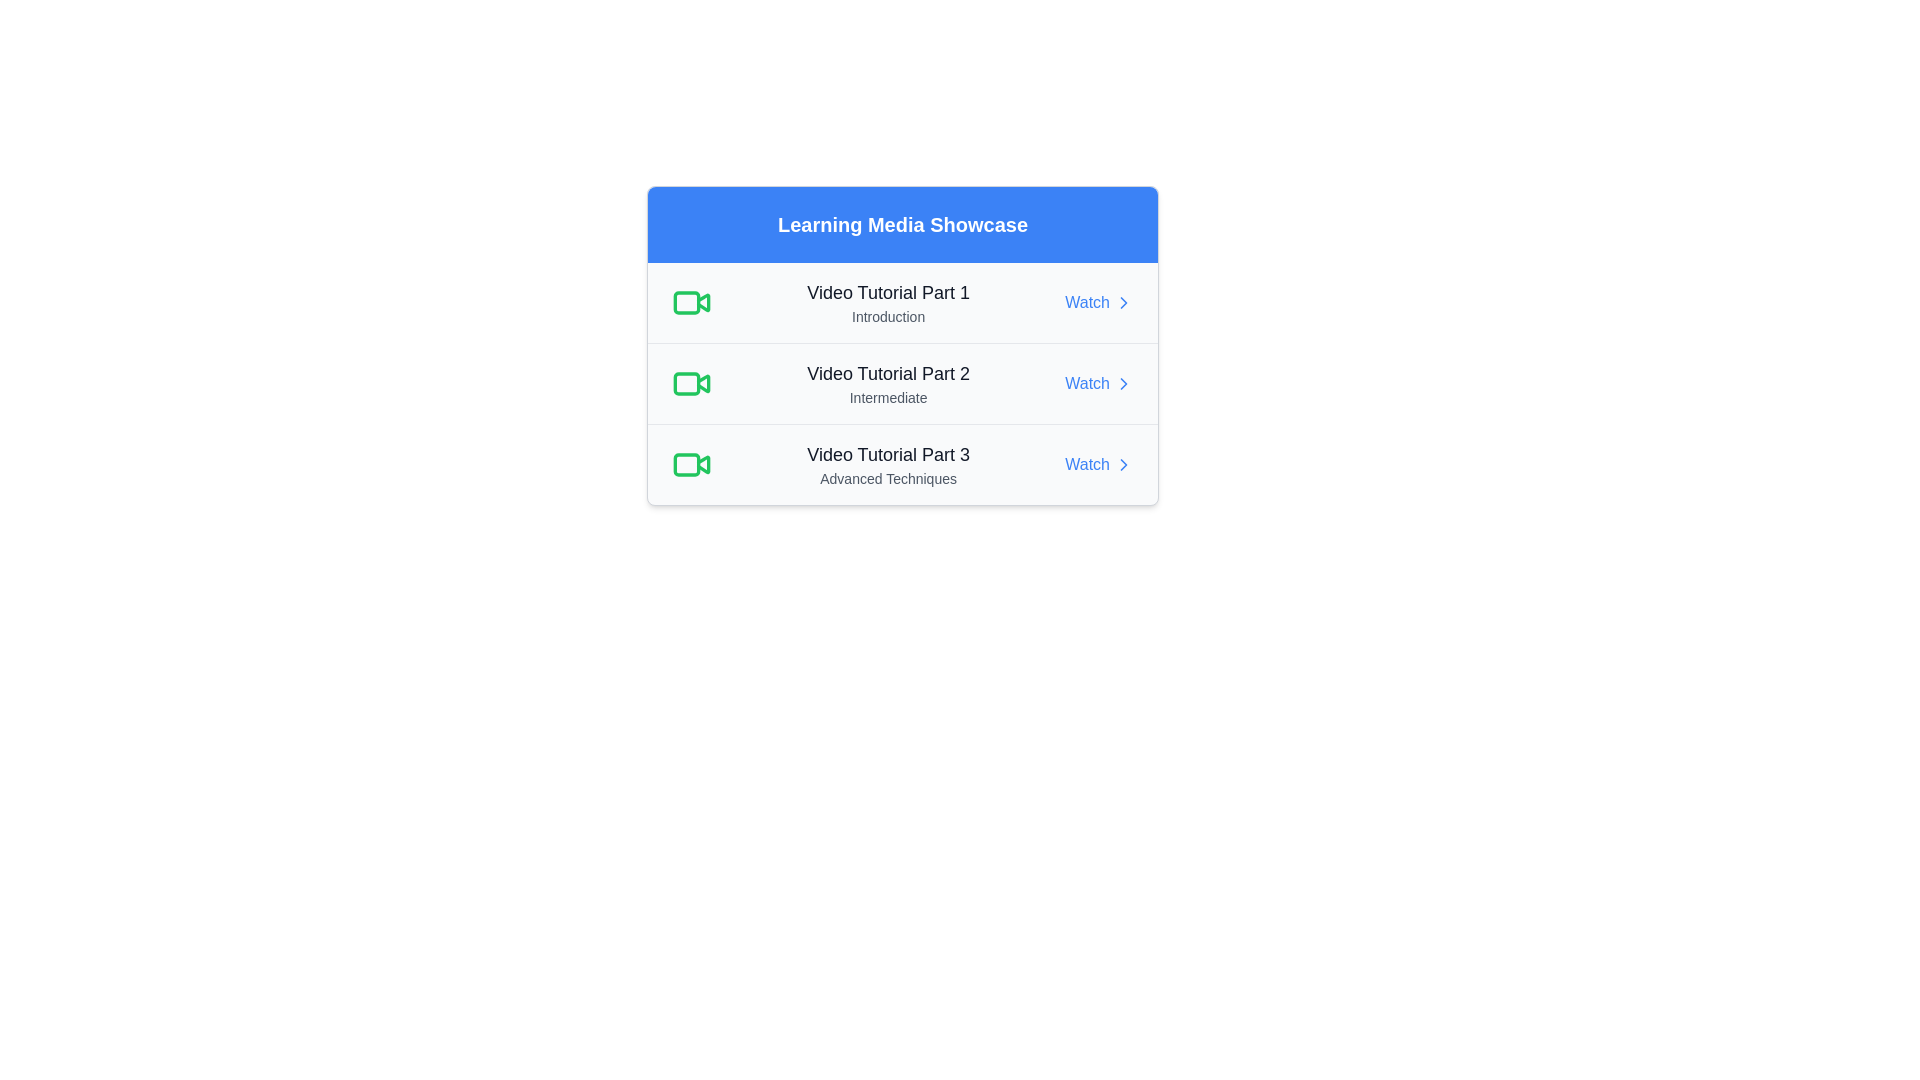  Describe the element at coordinates (703, 464) in the screenshot. I see `the green triangular play button icon located within the video thumbnail graphic of the third item in the 'Learning Media Showcase' section` at that location.